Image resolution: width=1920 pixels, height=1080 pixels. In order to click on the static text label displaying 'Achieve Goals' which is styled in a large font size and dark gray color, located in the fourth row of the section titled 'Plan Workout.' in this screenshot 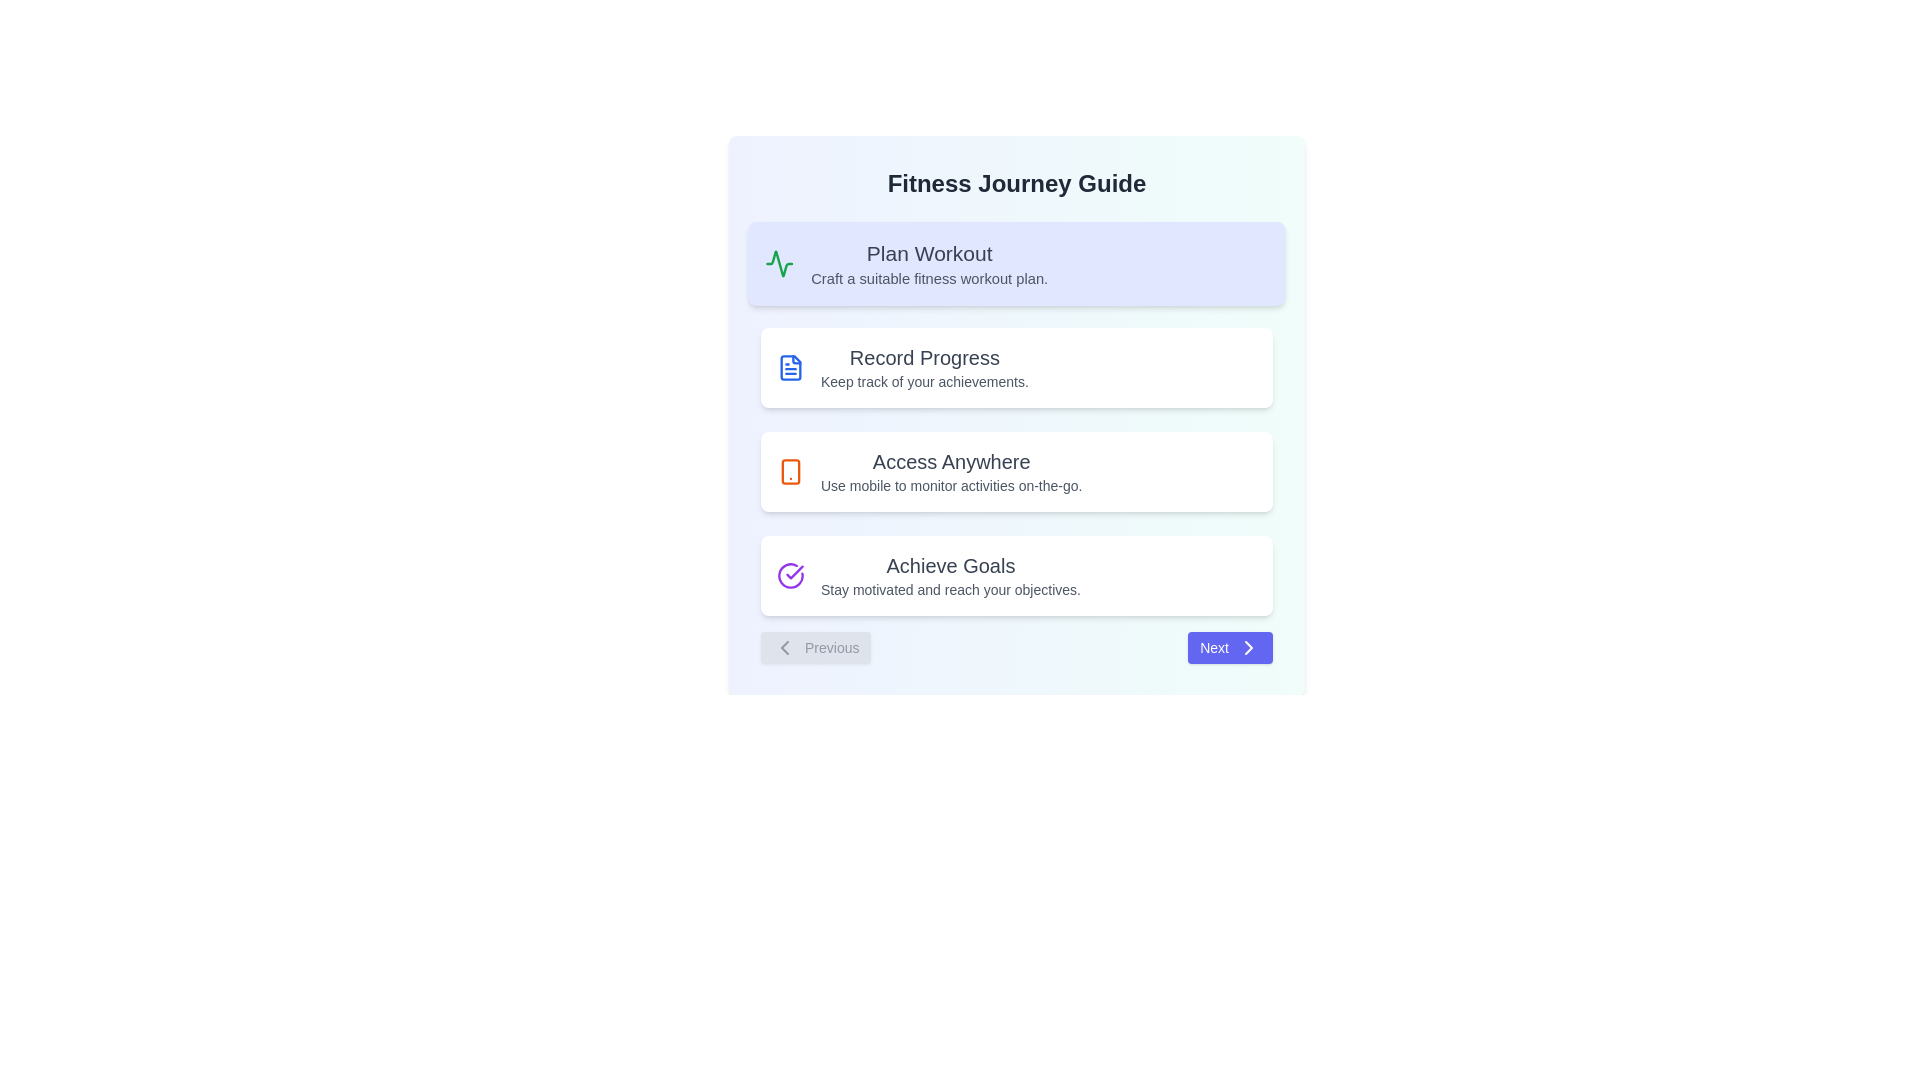, I will do `click(949, 566)`.